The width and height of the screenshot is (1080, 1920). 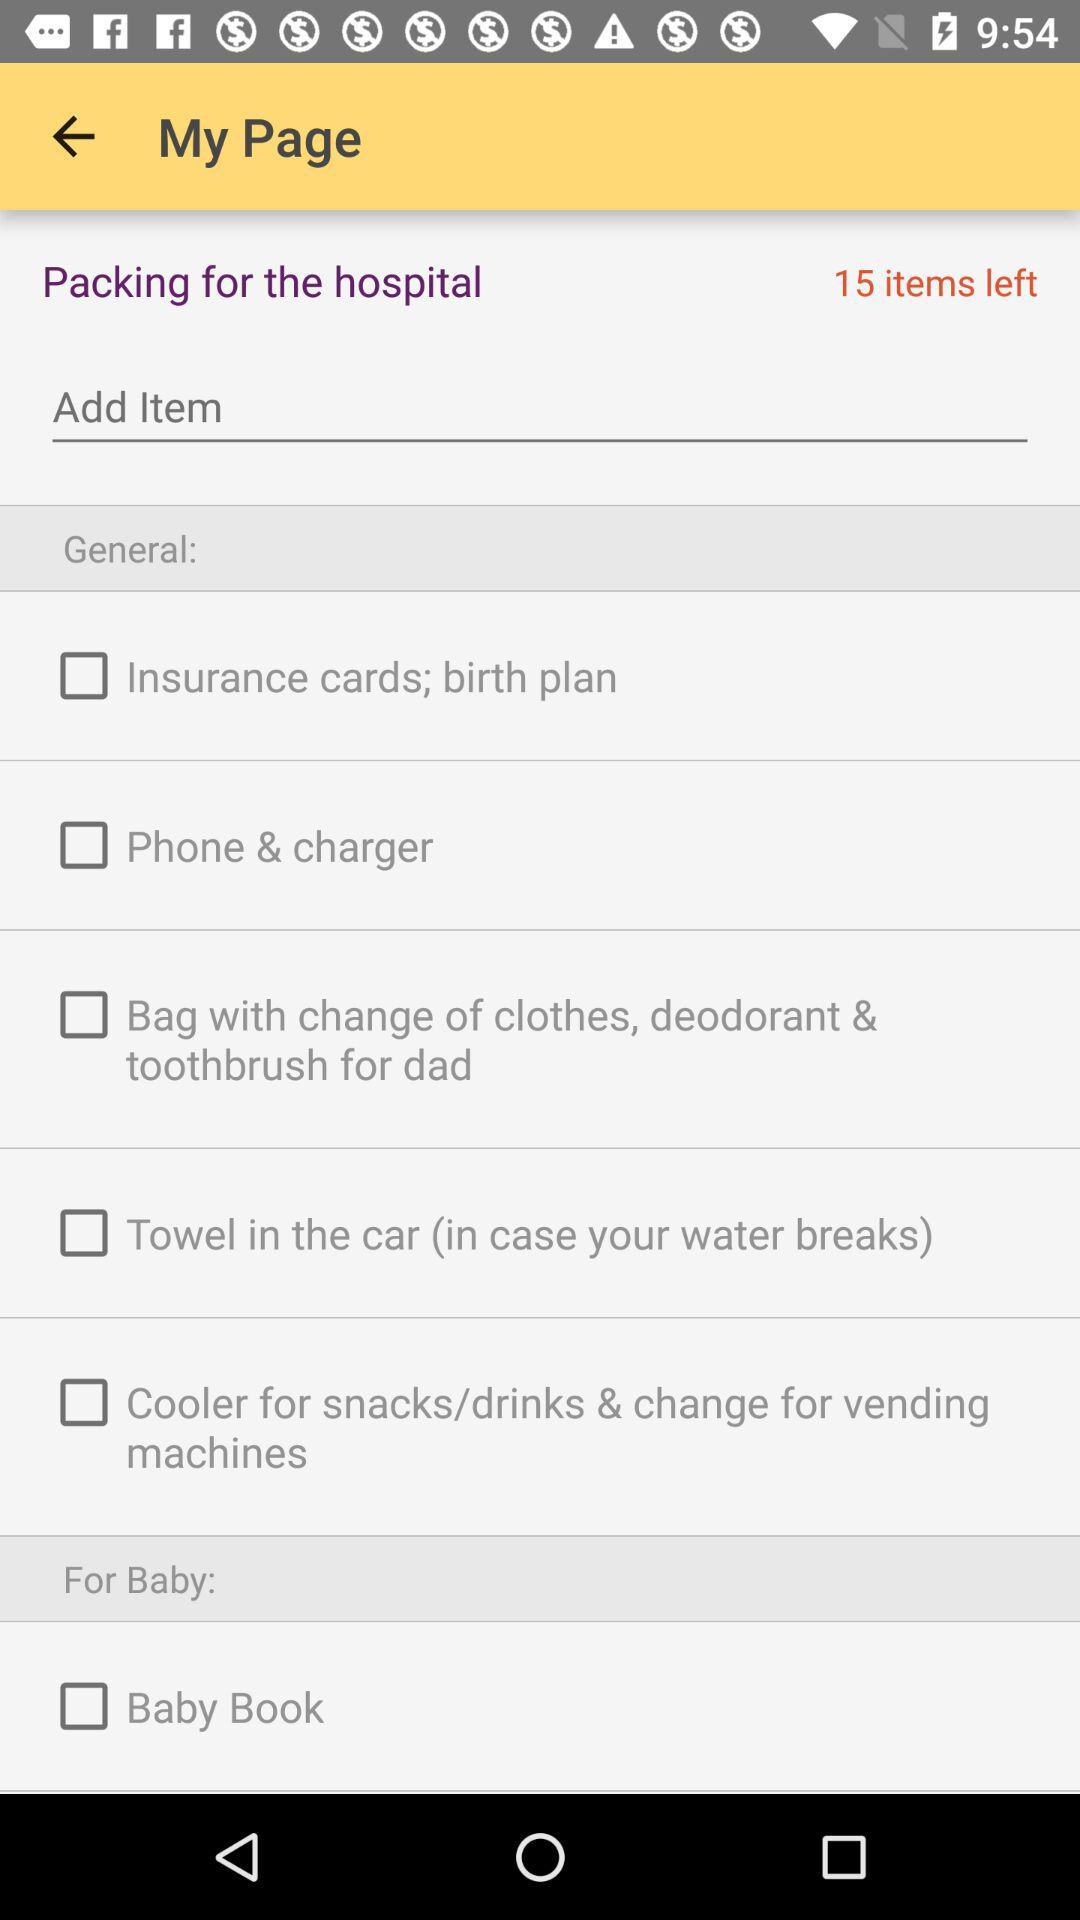 What do you see at coordinates (83, 1401) in the screenshot?
I see `the fifth check box from the top` at bounding box center [83, 1401].